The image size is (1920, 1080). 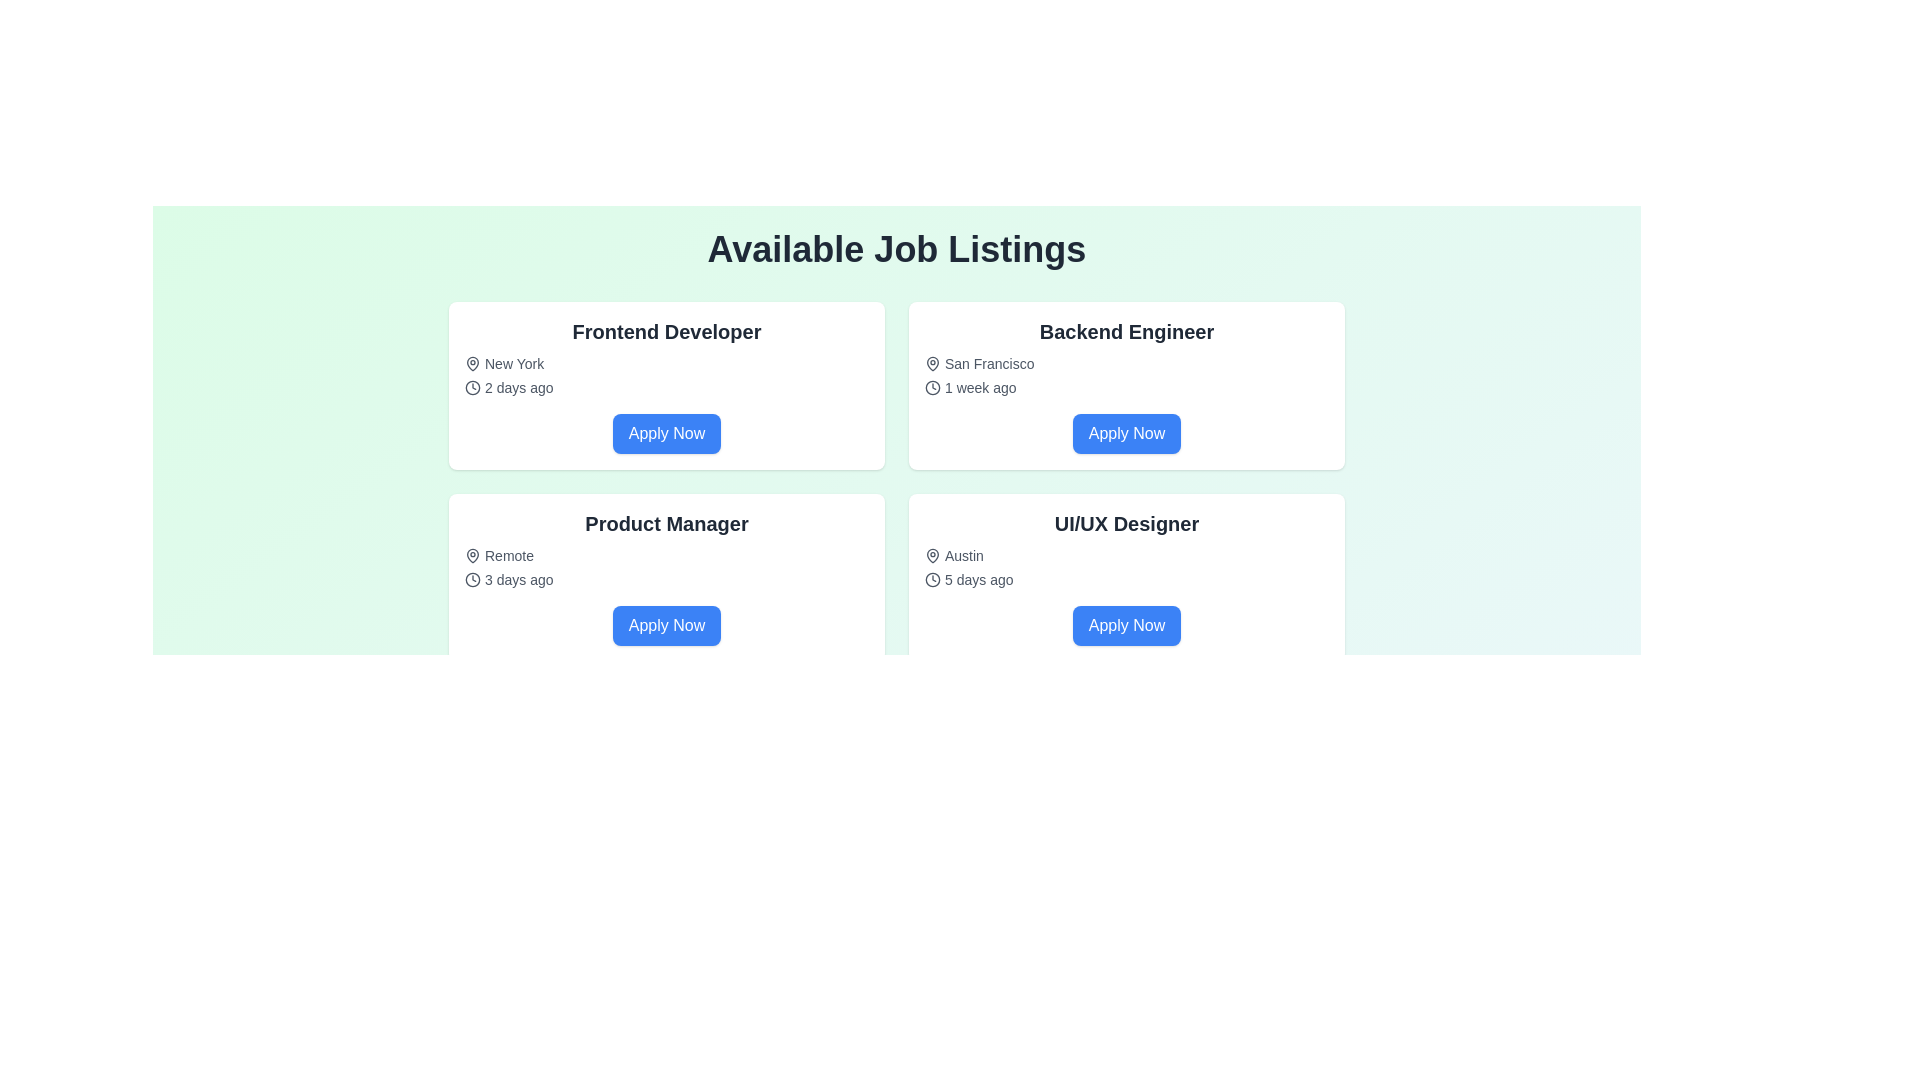 I want to click on the central circle of the clock icon in the upper half of the card for the 'San Francisco' job listing, specifically for the 'Backend Engineer' position, so click(x=931, y=388).